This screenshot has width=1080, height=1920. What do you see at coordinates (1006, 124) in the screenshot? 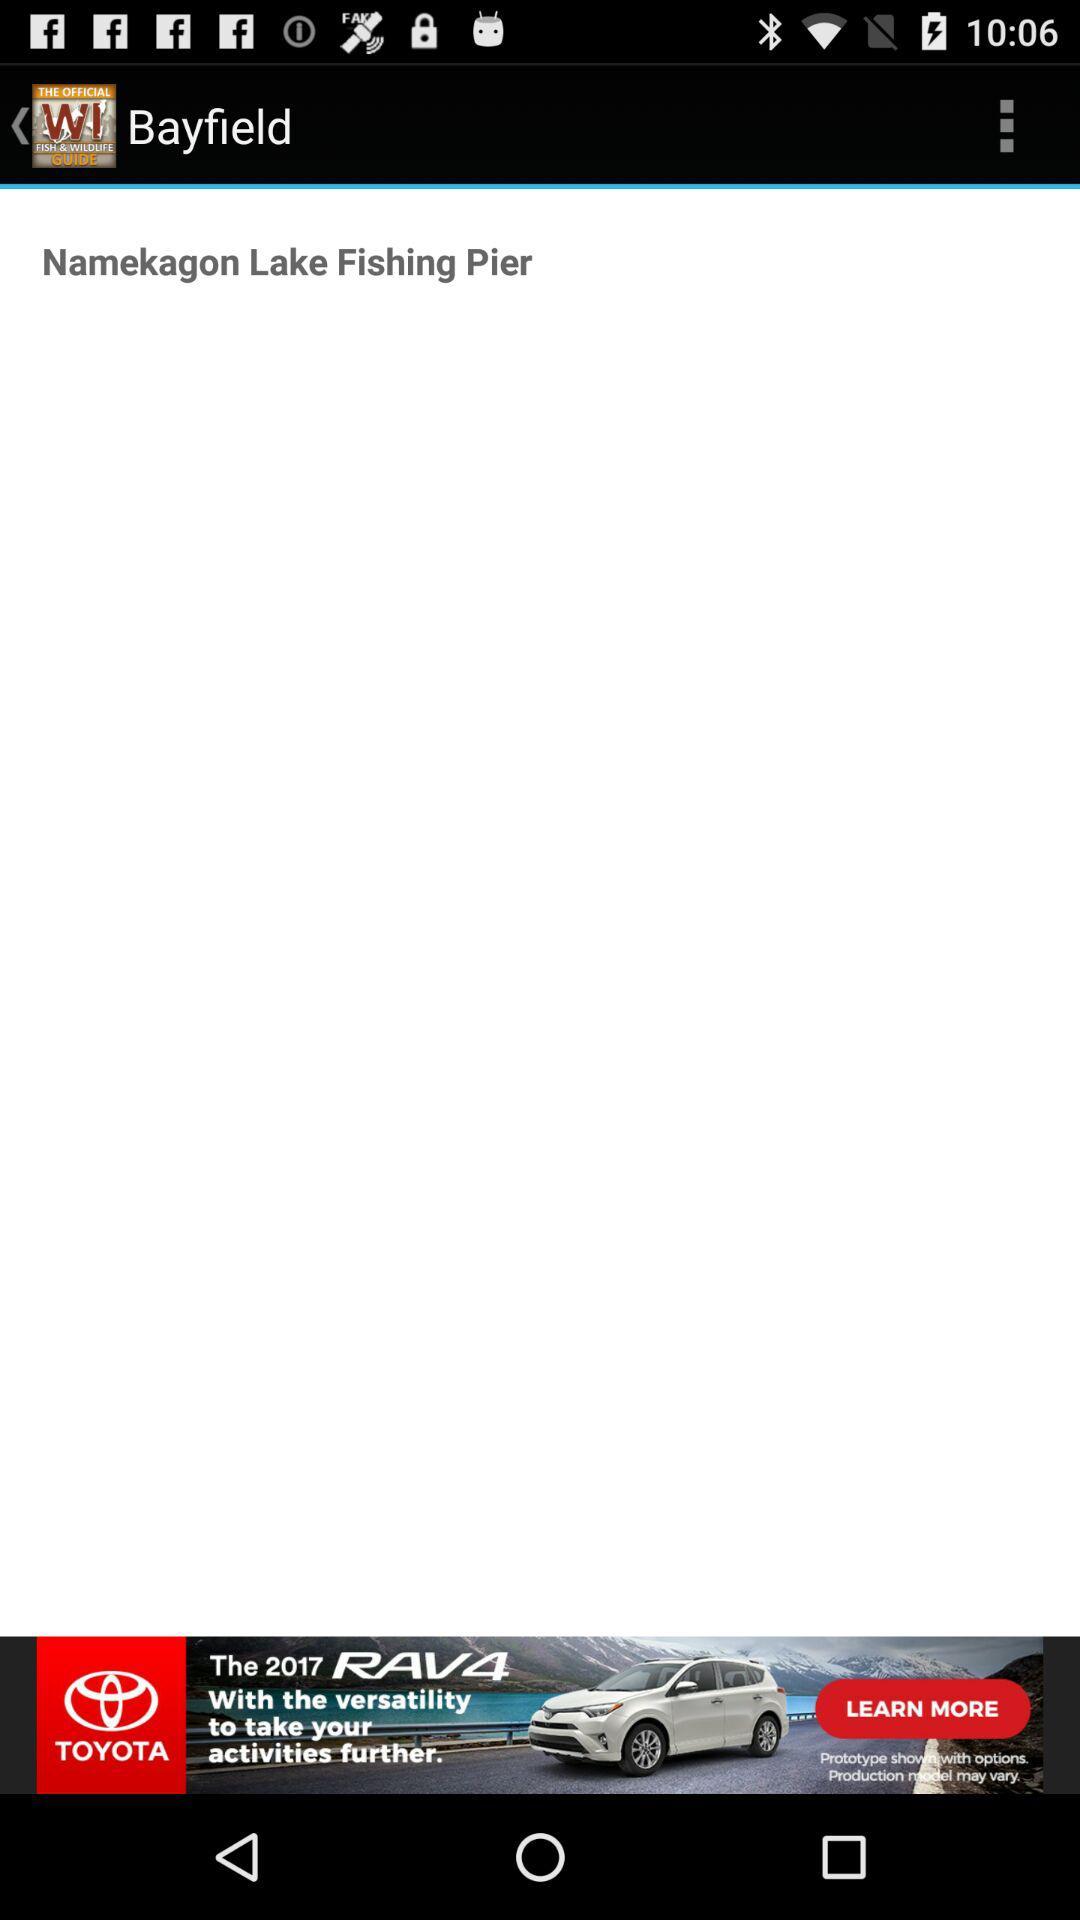
I see `the app next to the bayfield icon` at bounding box center [1006, 124].